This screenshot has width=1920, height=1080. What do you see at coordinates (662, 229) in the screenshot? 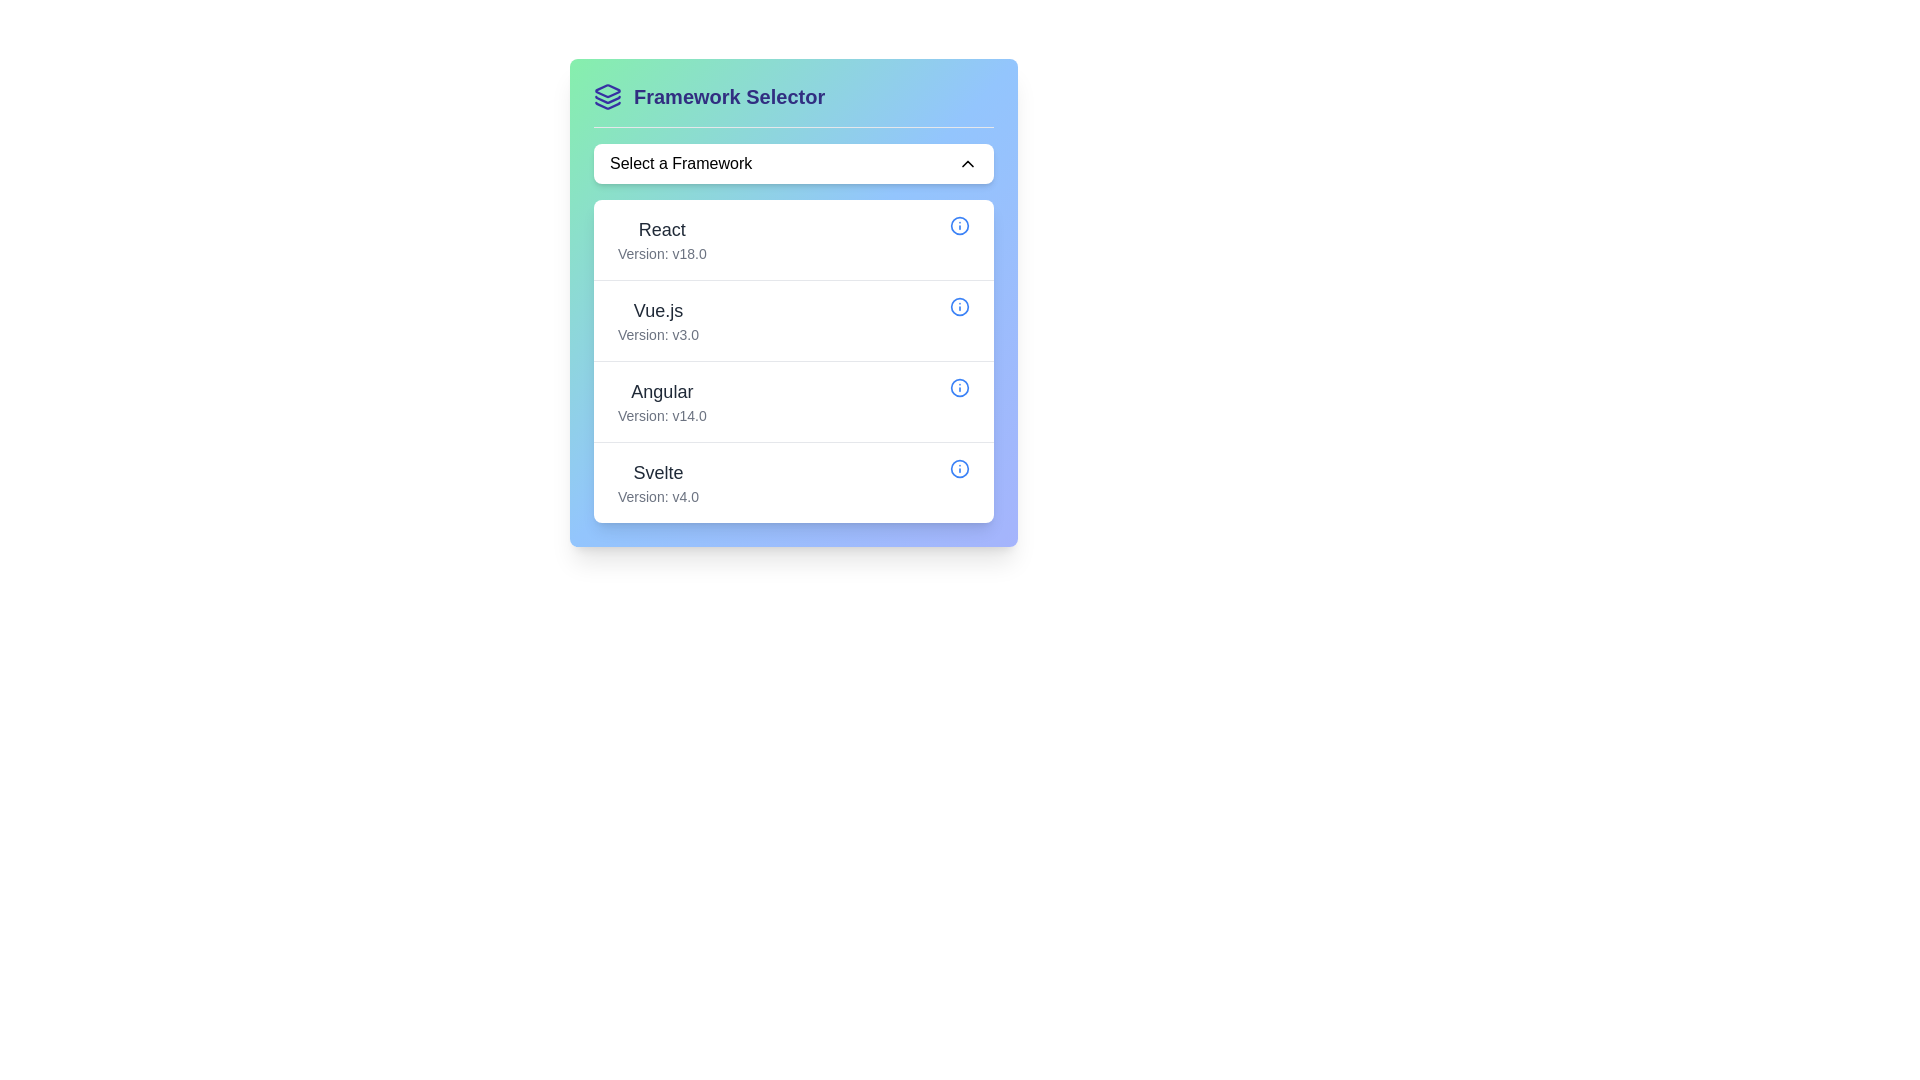
I see `text label that serves as the title for the first framework option in the list, indicating the 'React' framework, located under the 'Select a Framework' dropdown menu in the 'Framework Selector' section` at bounding box center [662, 229].